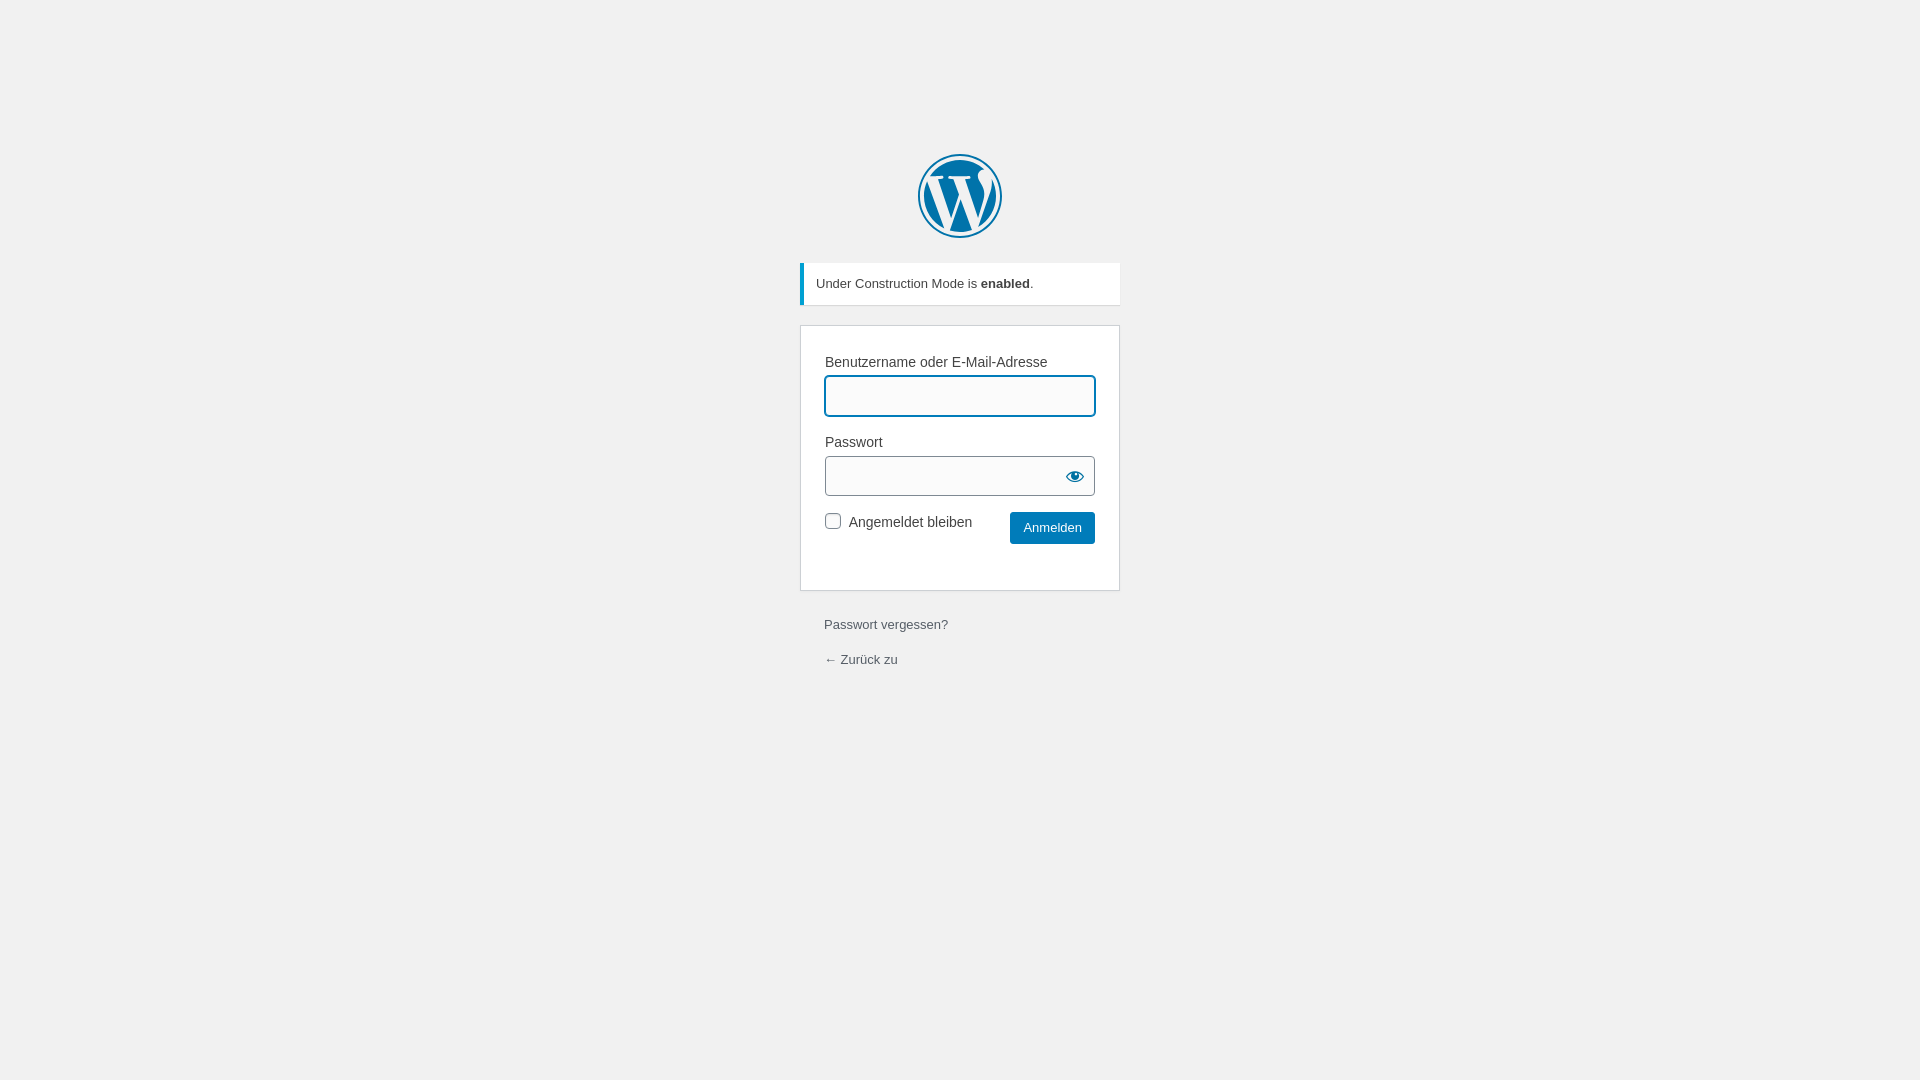 The width and height of the screenshot is (1920, 1080). What do you see at coordinates (885, 623) in the screenshot?
I see `'Passwort vergessen?'` at bounding box center [885, 623].